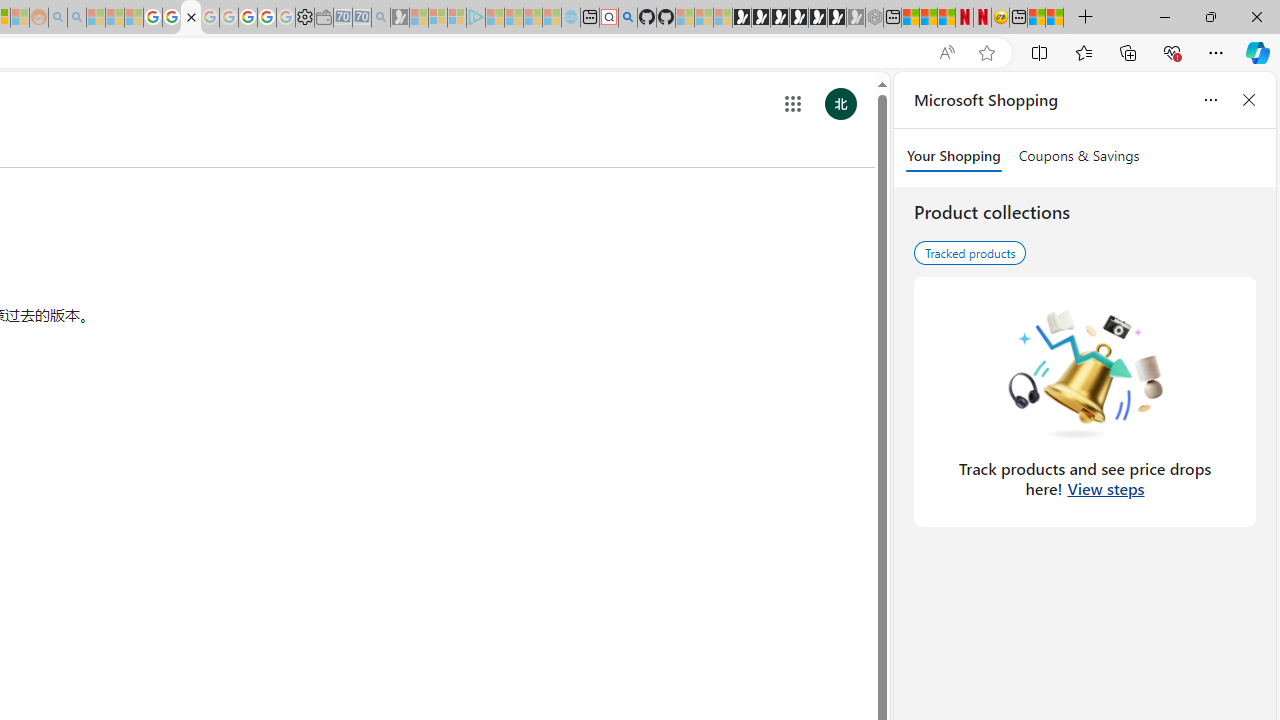  I want to click on 'Wildlife - MSN', so click(1036, 17).